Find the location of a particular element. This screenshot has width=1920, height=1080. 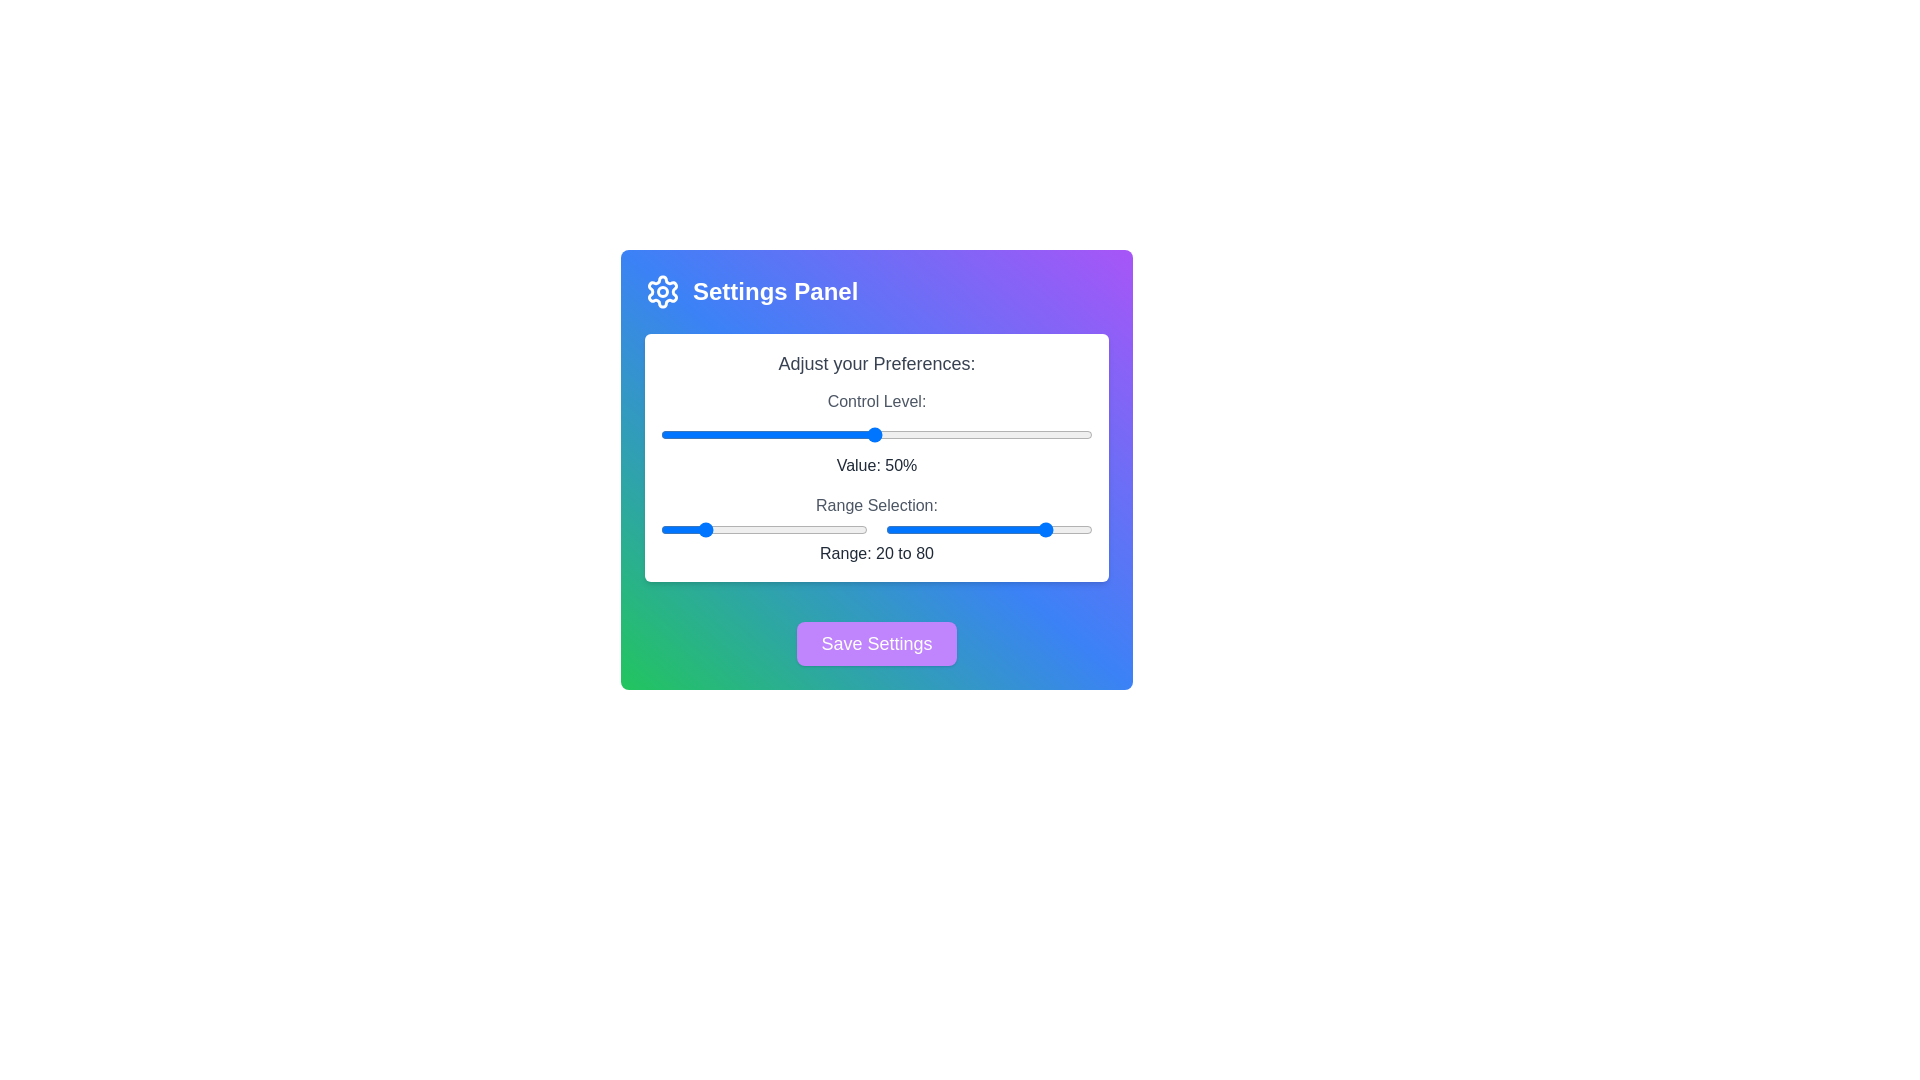

the gear-like settings icon located in the top left corner of the settings panel header is located at coordinates (662, 292).